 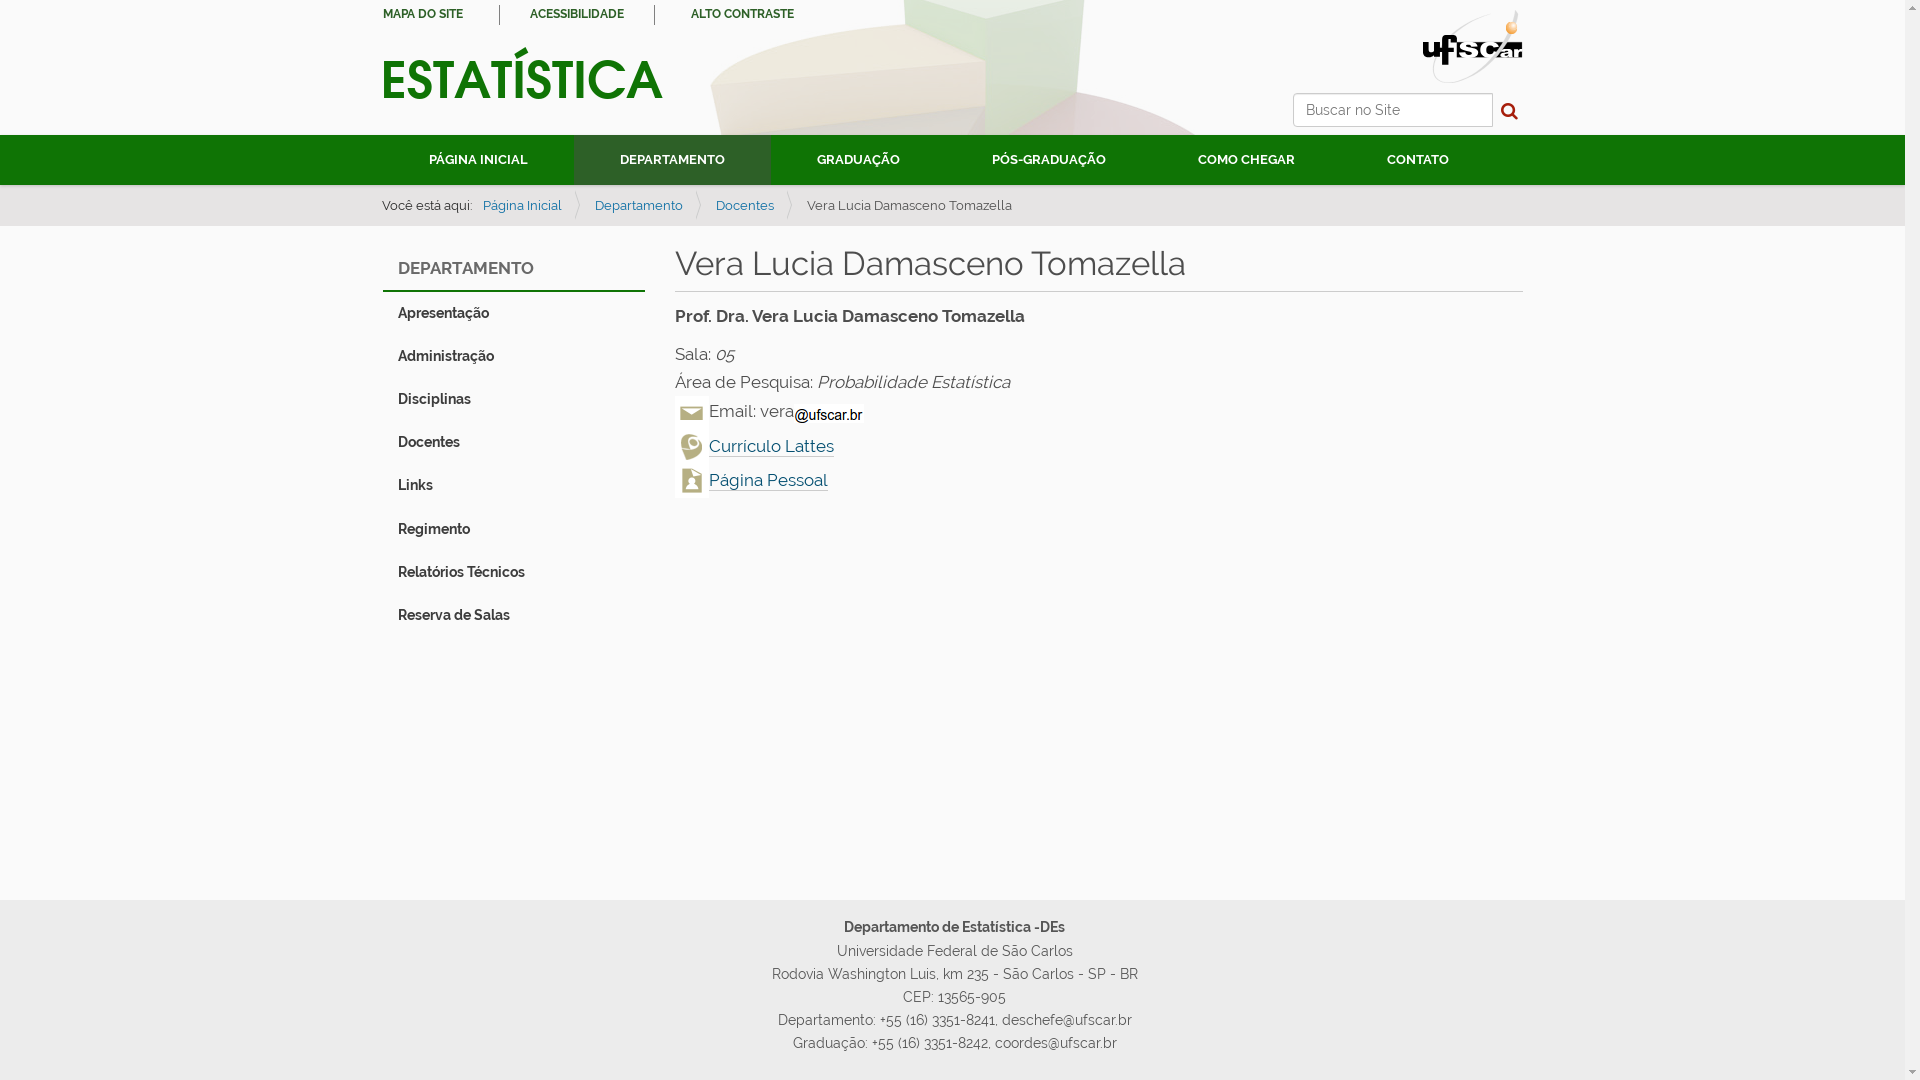 What do you see at coordinates (691, 481) in the screenshot?
I see `'Pagina Pessoal'` at bounding box center [691, 481].